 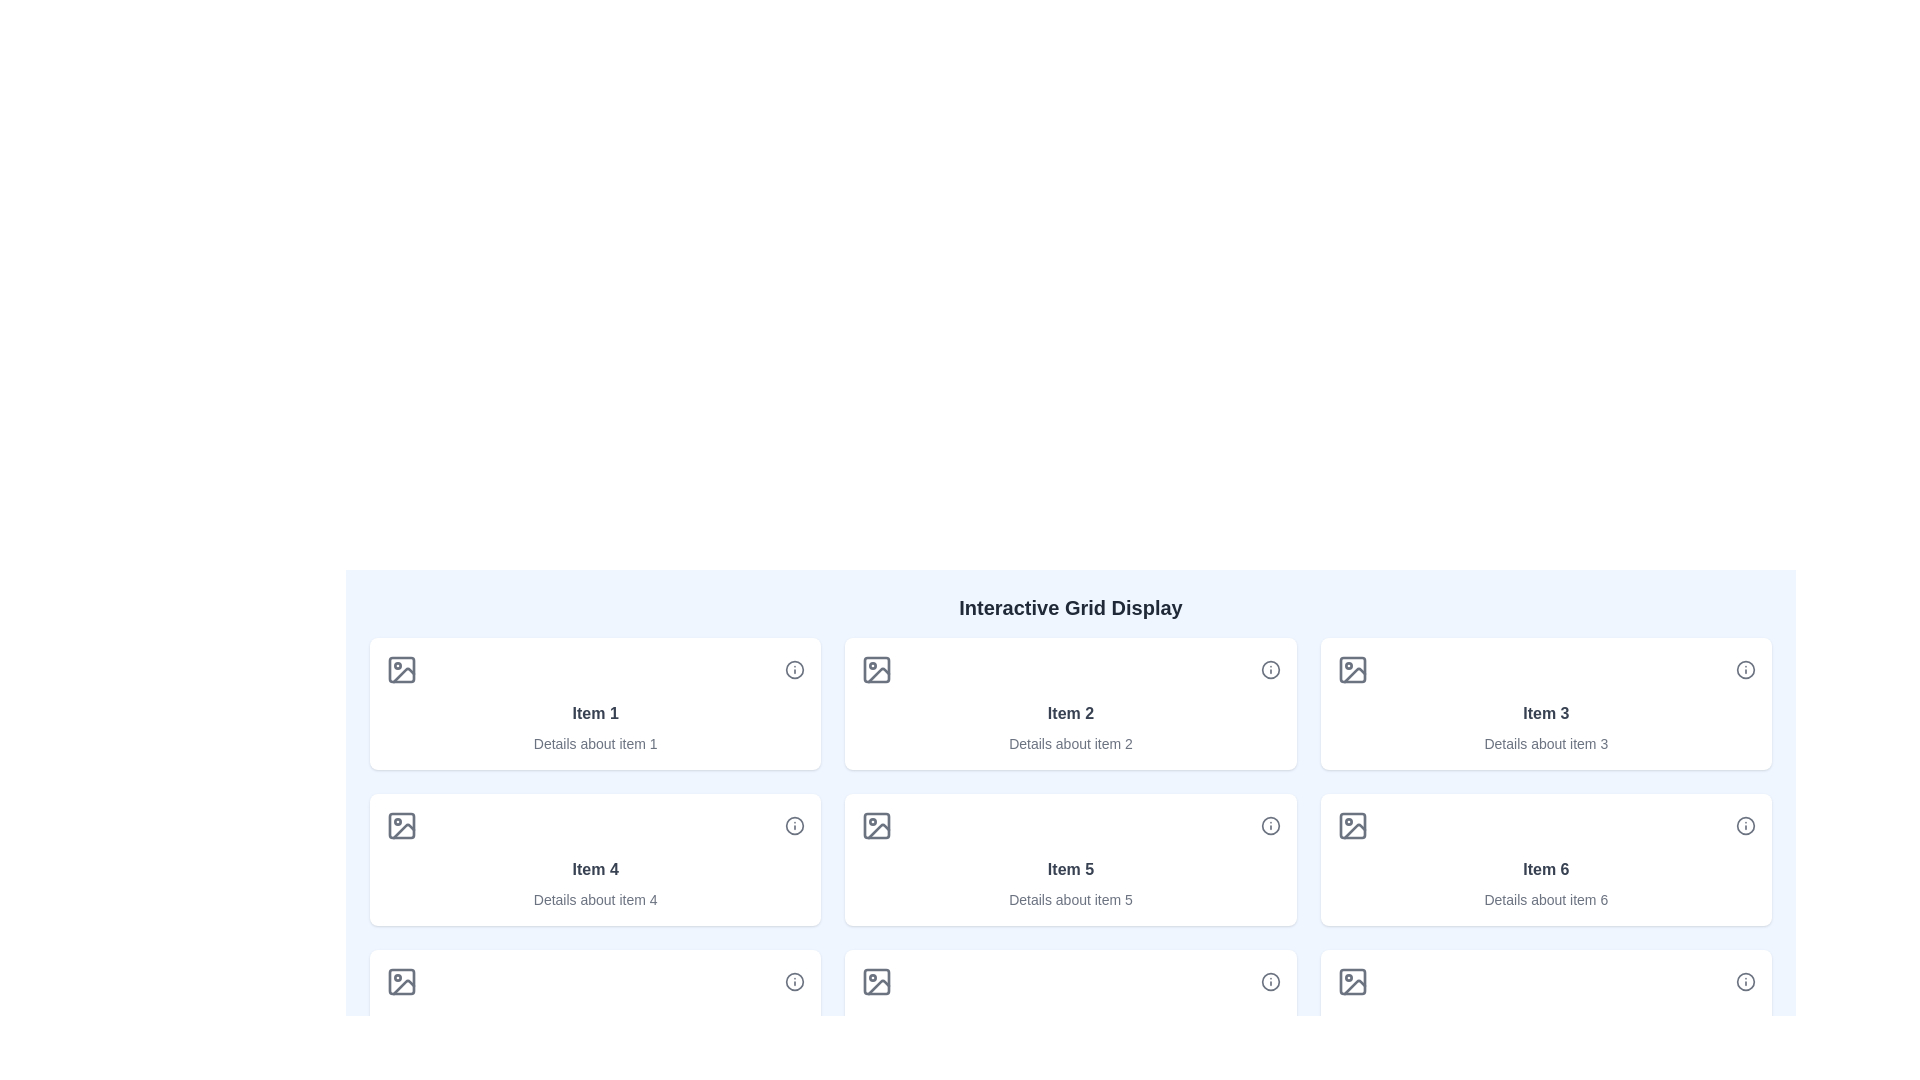 I want to click on the icon representing the image or placeholder for 'Item 5' located in the second row and third column of the grid, so click(x=877, y=825).